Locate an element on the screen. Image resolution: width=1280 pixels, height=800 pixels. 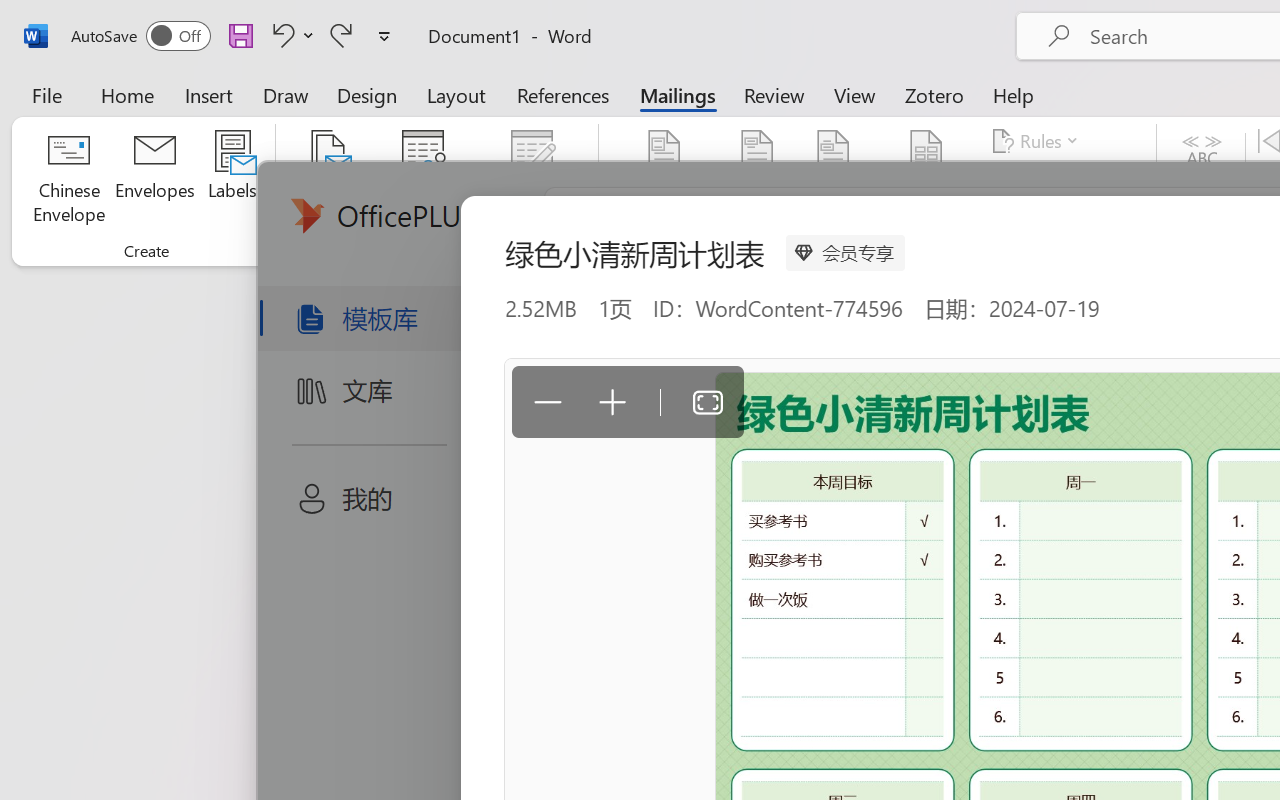
'Undo Apply Quick Style Set' is located at coordinates (289, 34).